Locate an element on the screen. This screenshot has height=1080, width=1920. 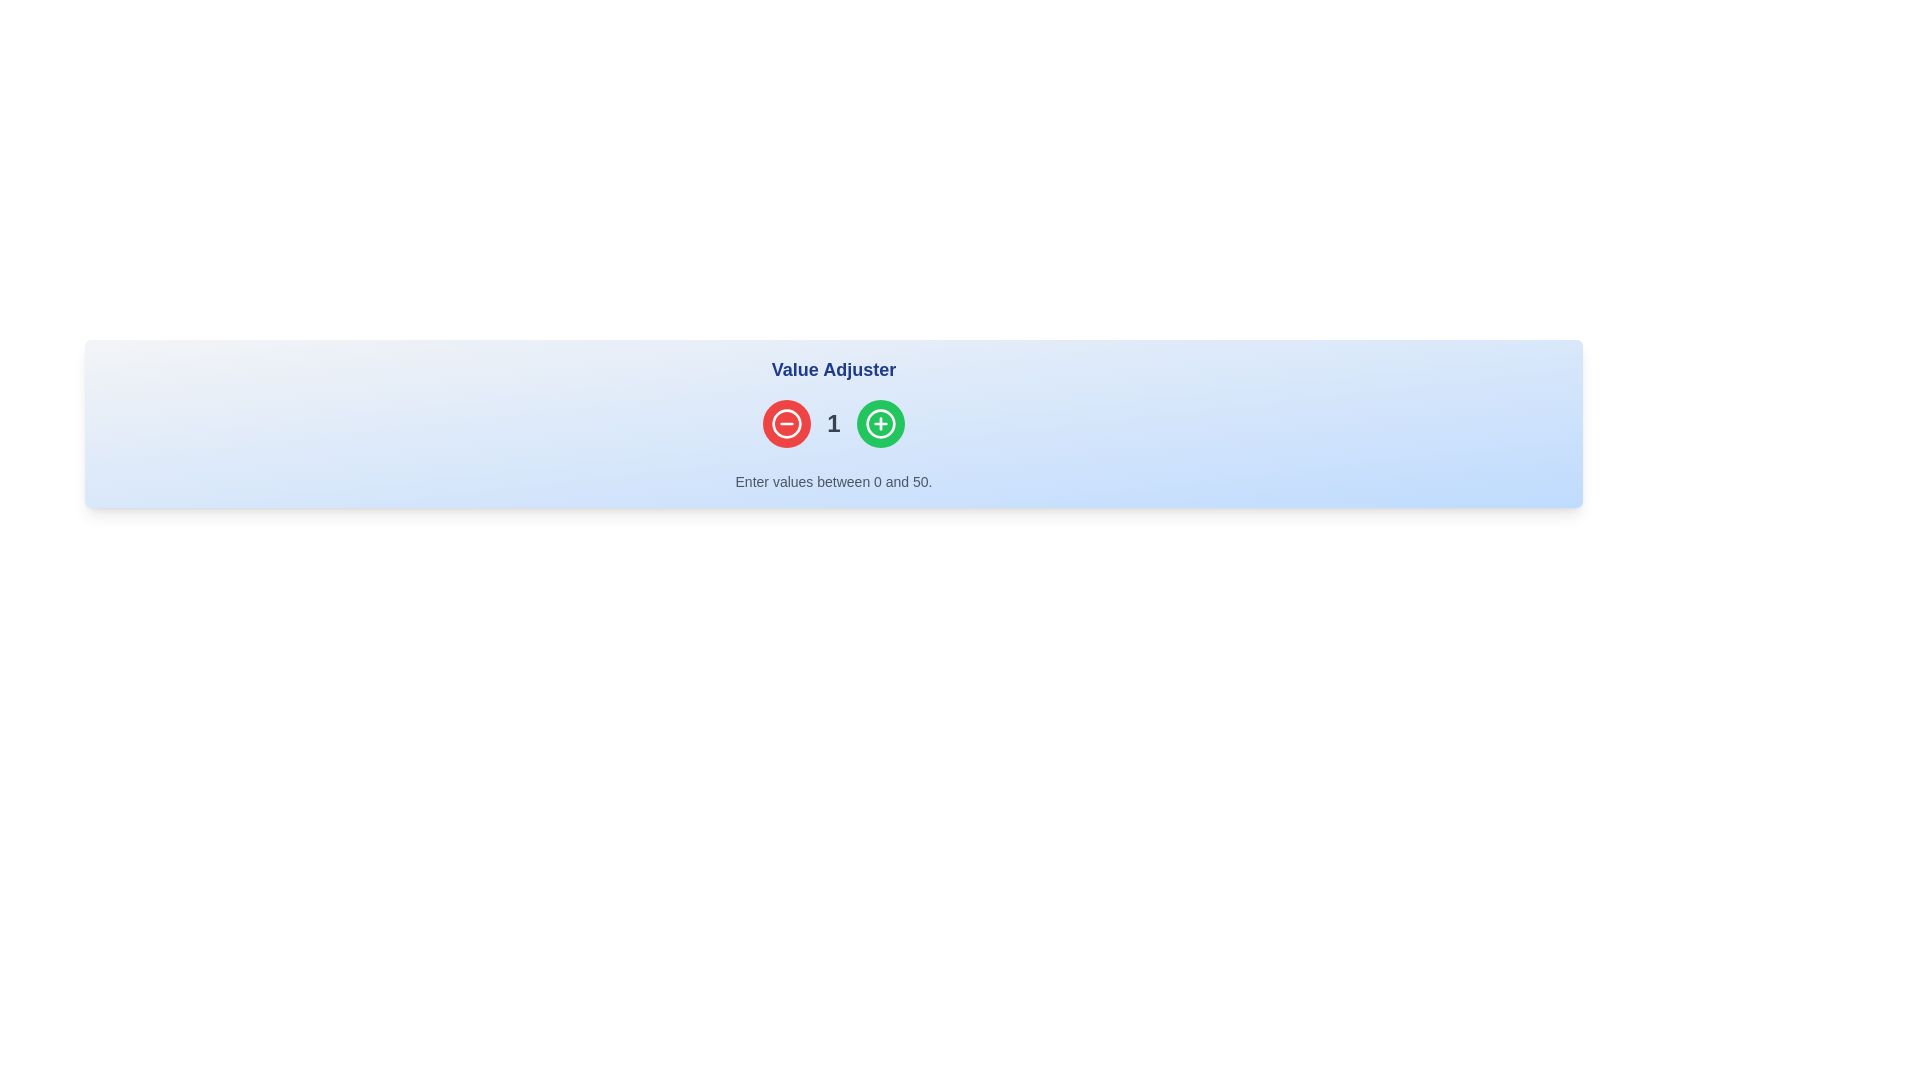
the green circular button with a white cross symbol located on the right side of a three-element control area is located at coordinates (880, 423).